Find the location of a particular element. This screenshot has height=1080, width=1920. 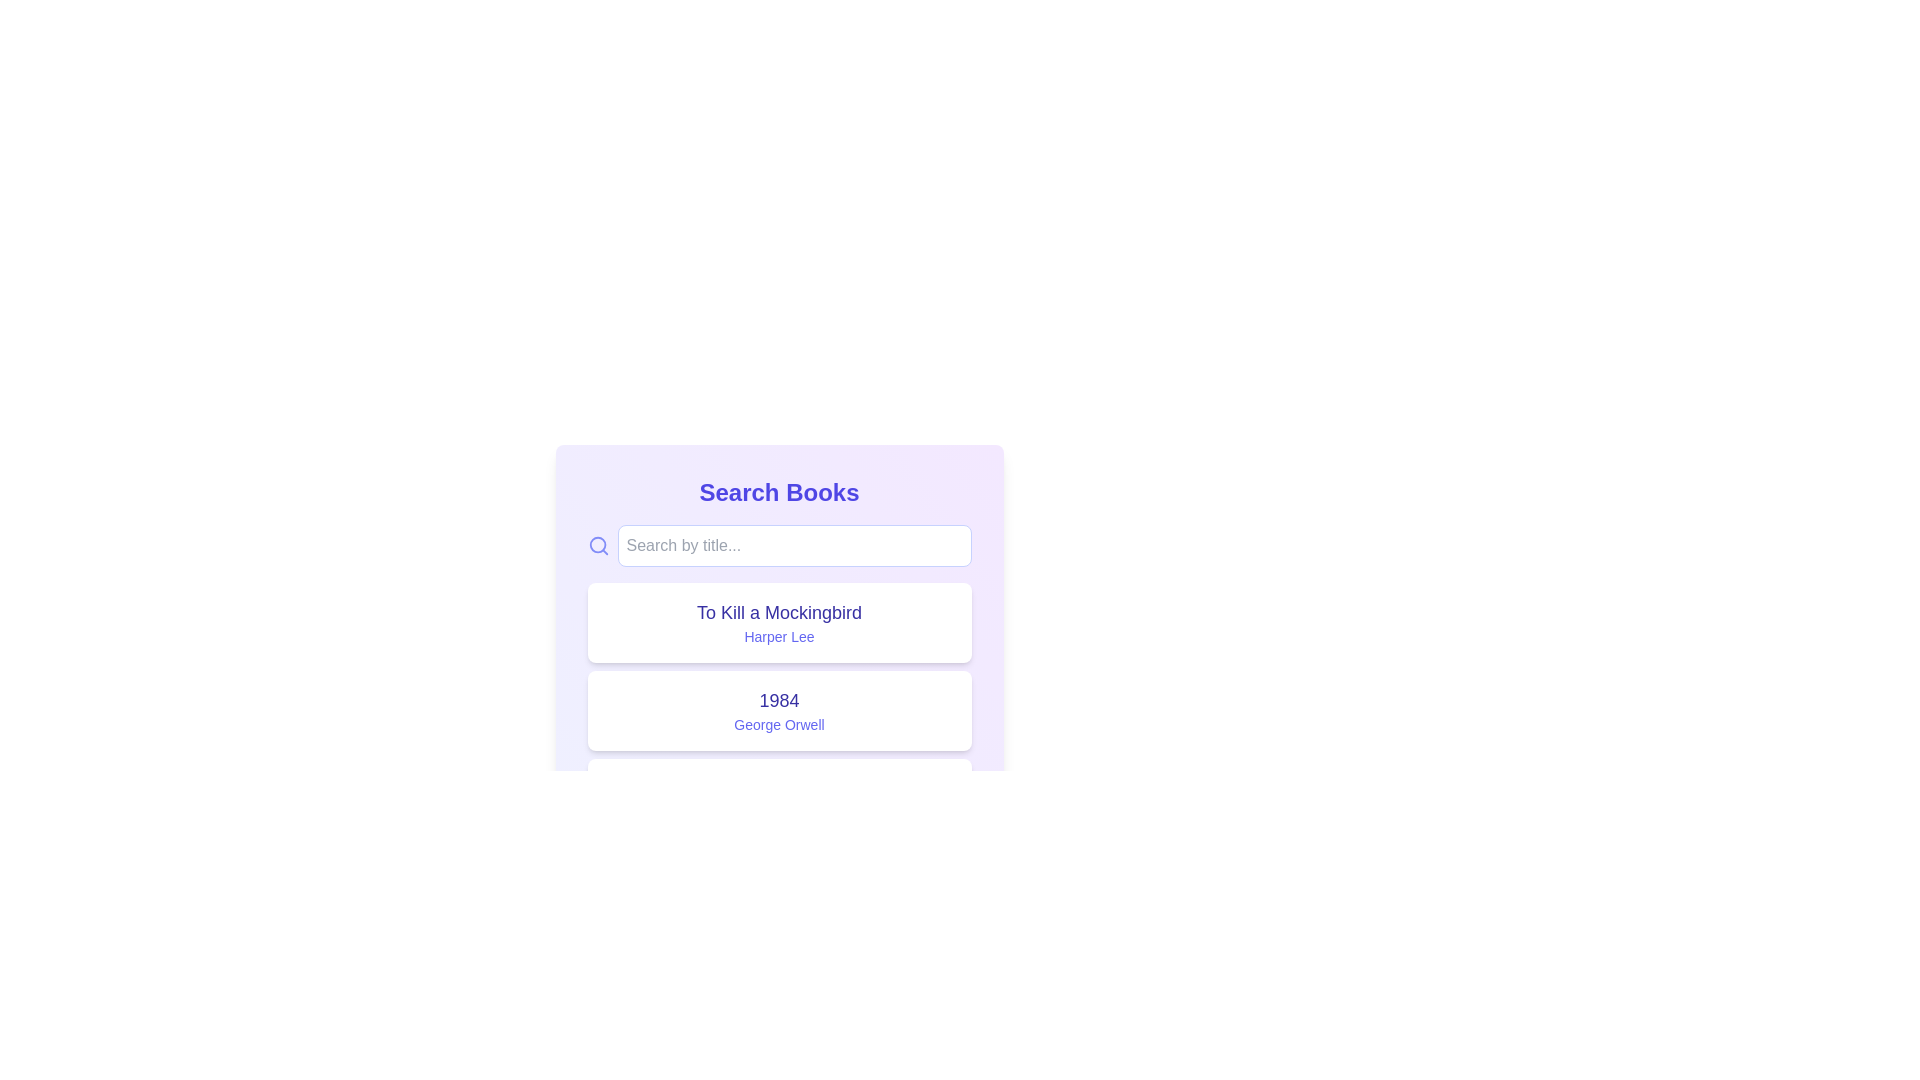

the text label displaying 'Harper Lee' which is styled in medium indigo color and located beneath the 'To Kill a Mockingbird' label is located at coordinates (778, 636).